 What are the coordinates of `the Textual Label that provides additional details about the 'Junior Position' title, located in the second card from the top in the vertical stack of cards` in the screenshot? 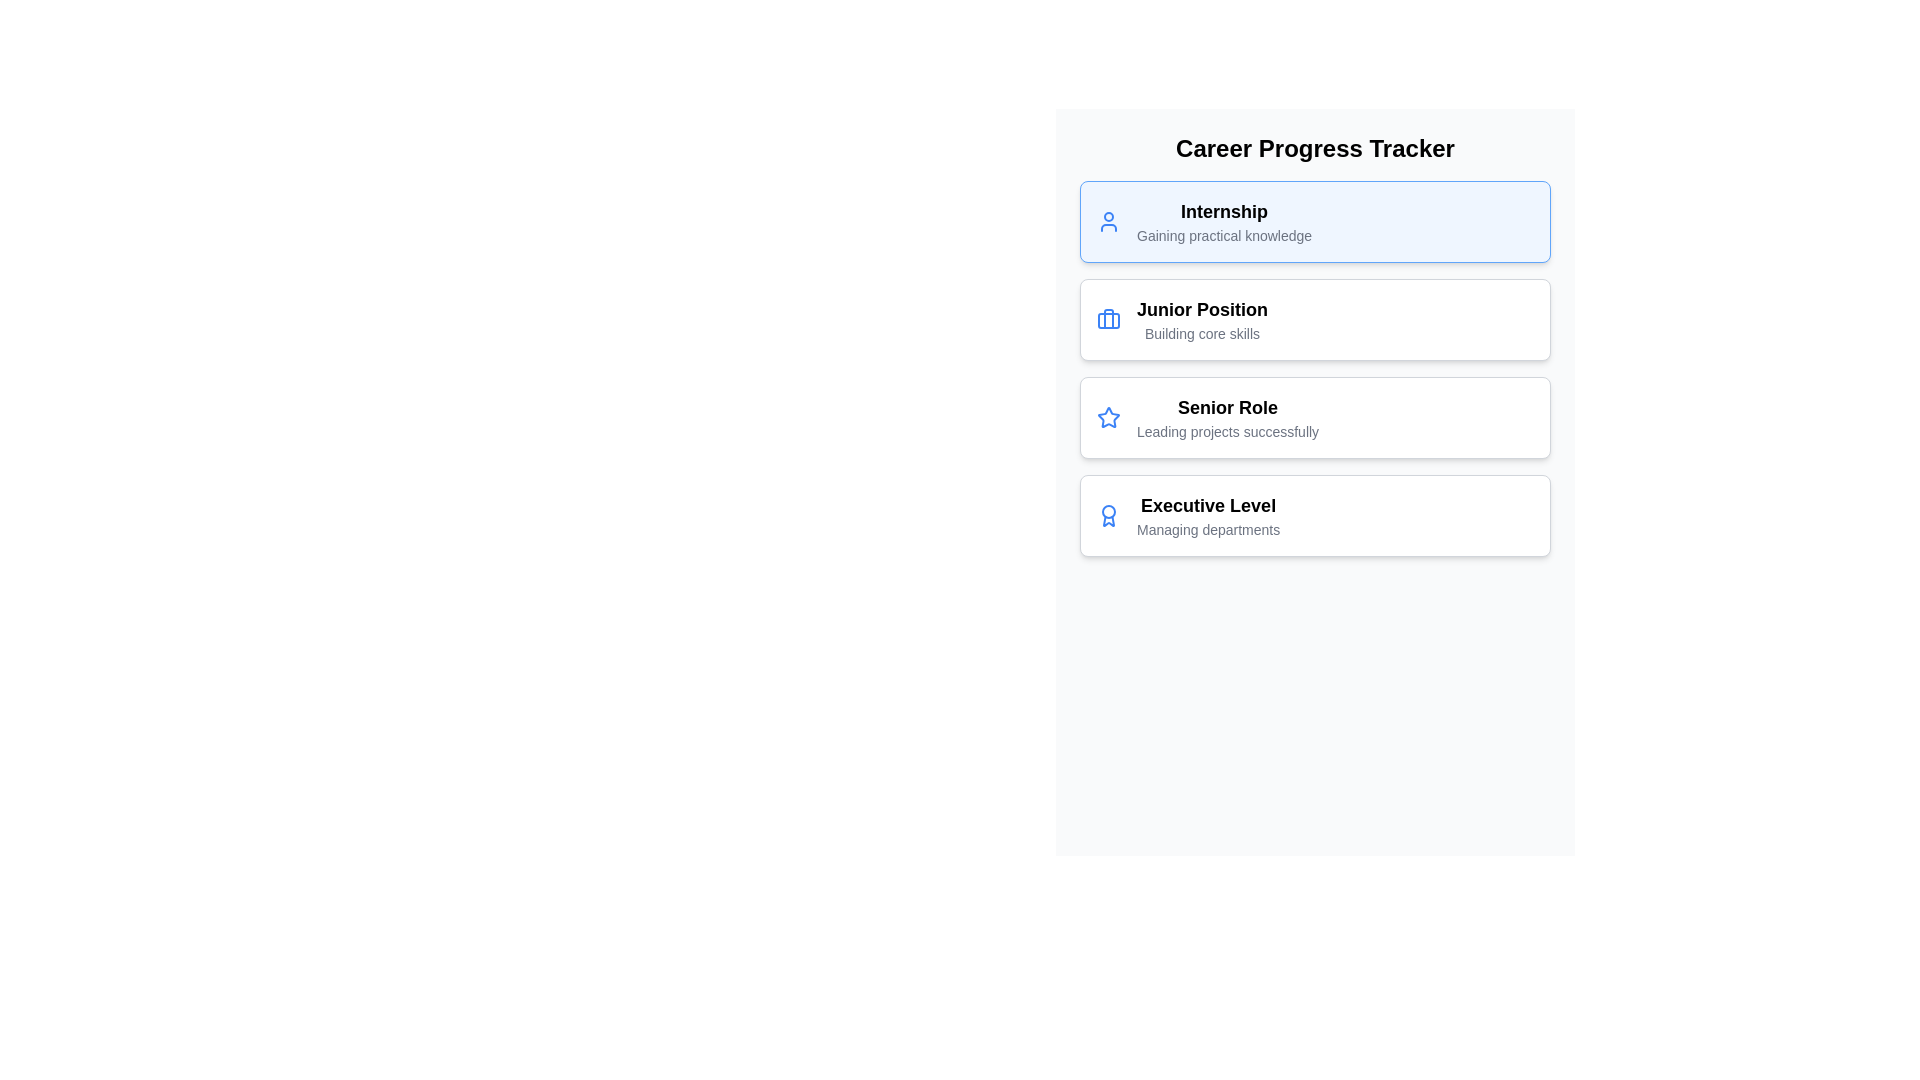 It's located at (1201, 333).